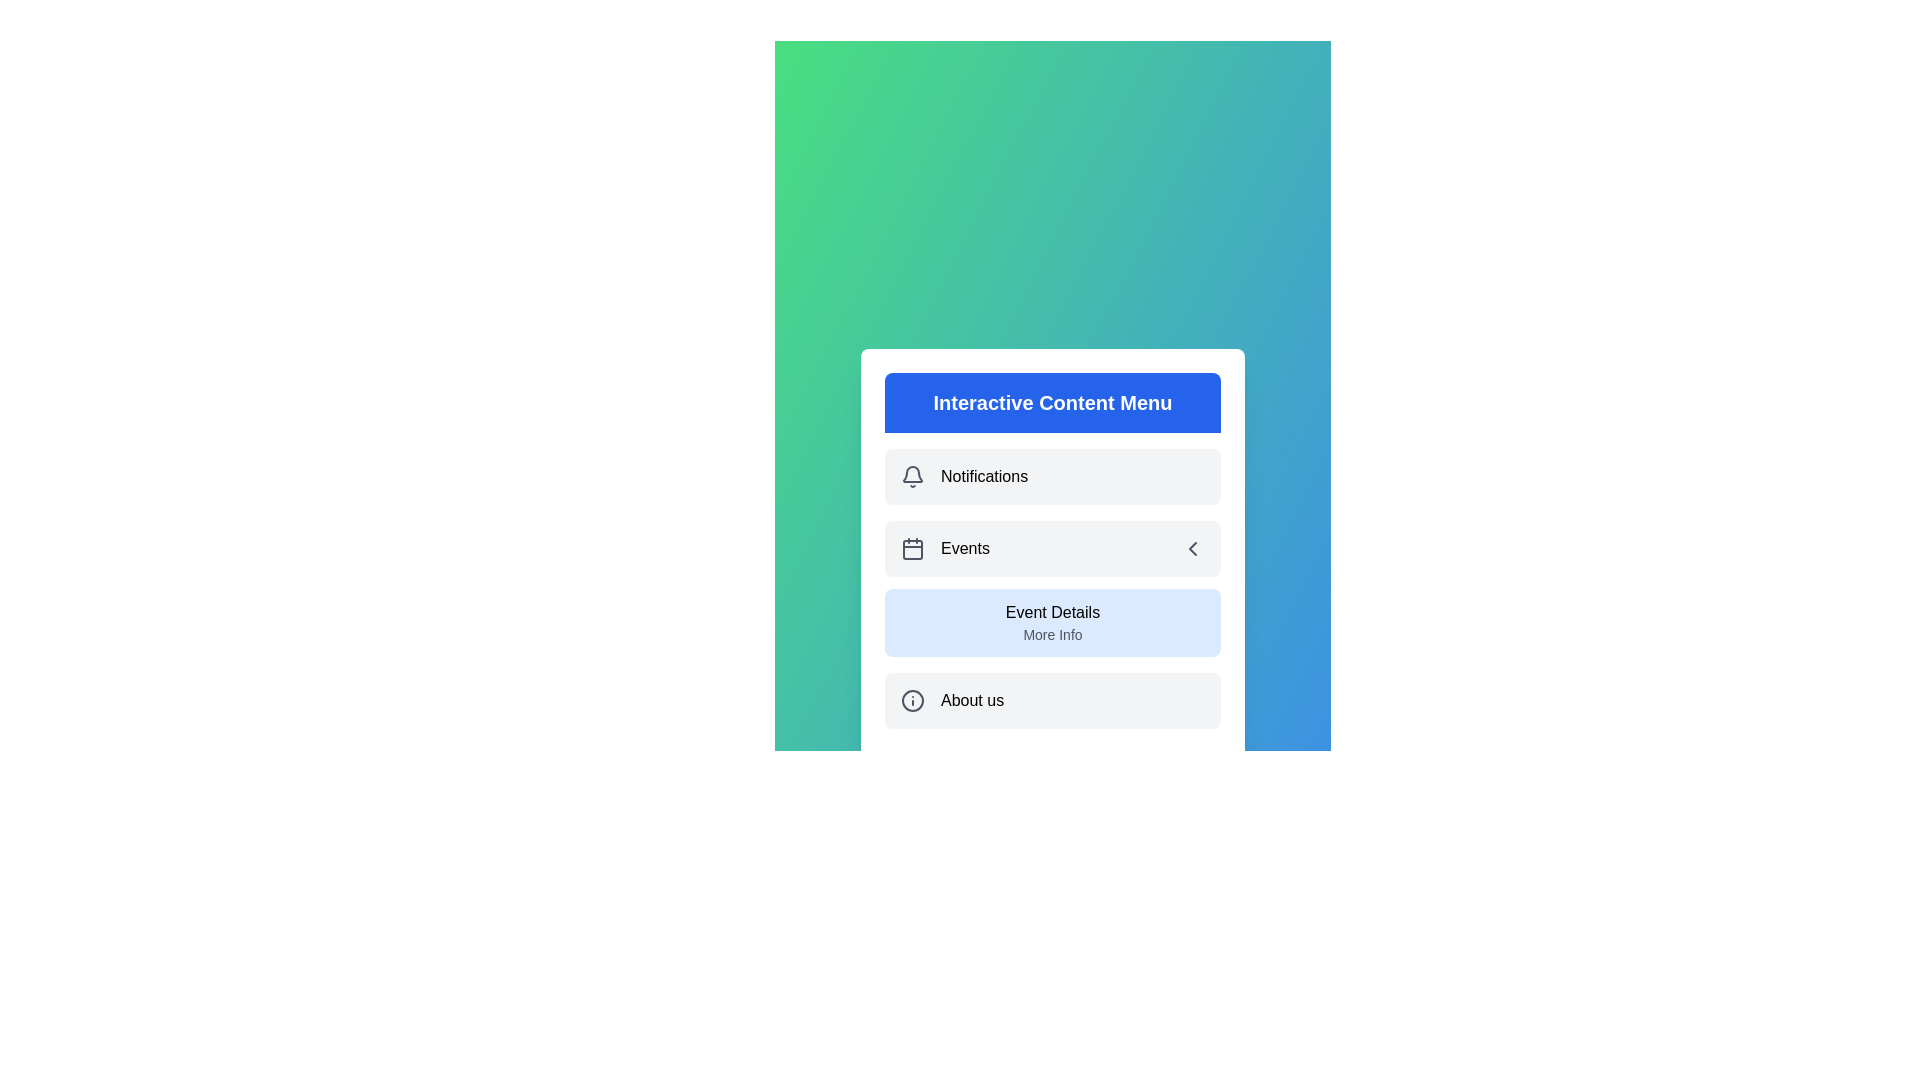 This screenshot has width=1920, height=1080. What do you see at coordinates (1051, 402) in the screenshot?
I see `the header section of the menu` at bounding box center [1051, 402].